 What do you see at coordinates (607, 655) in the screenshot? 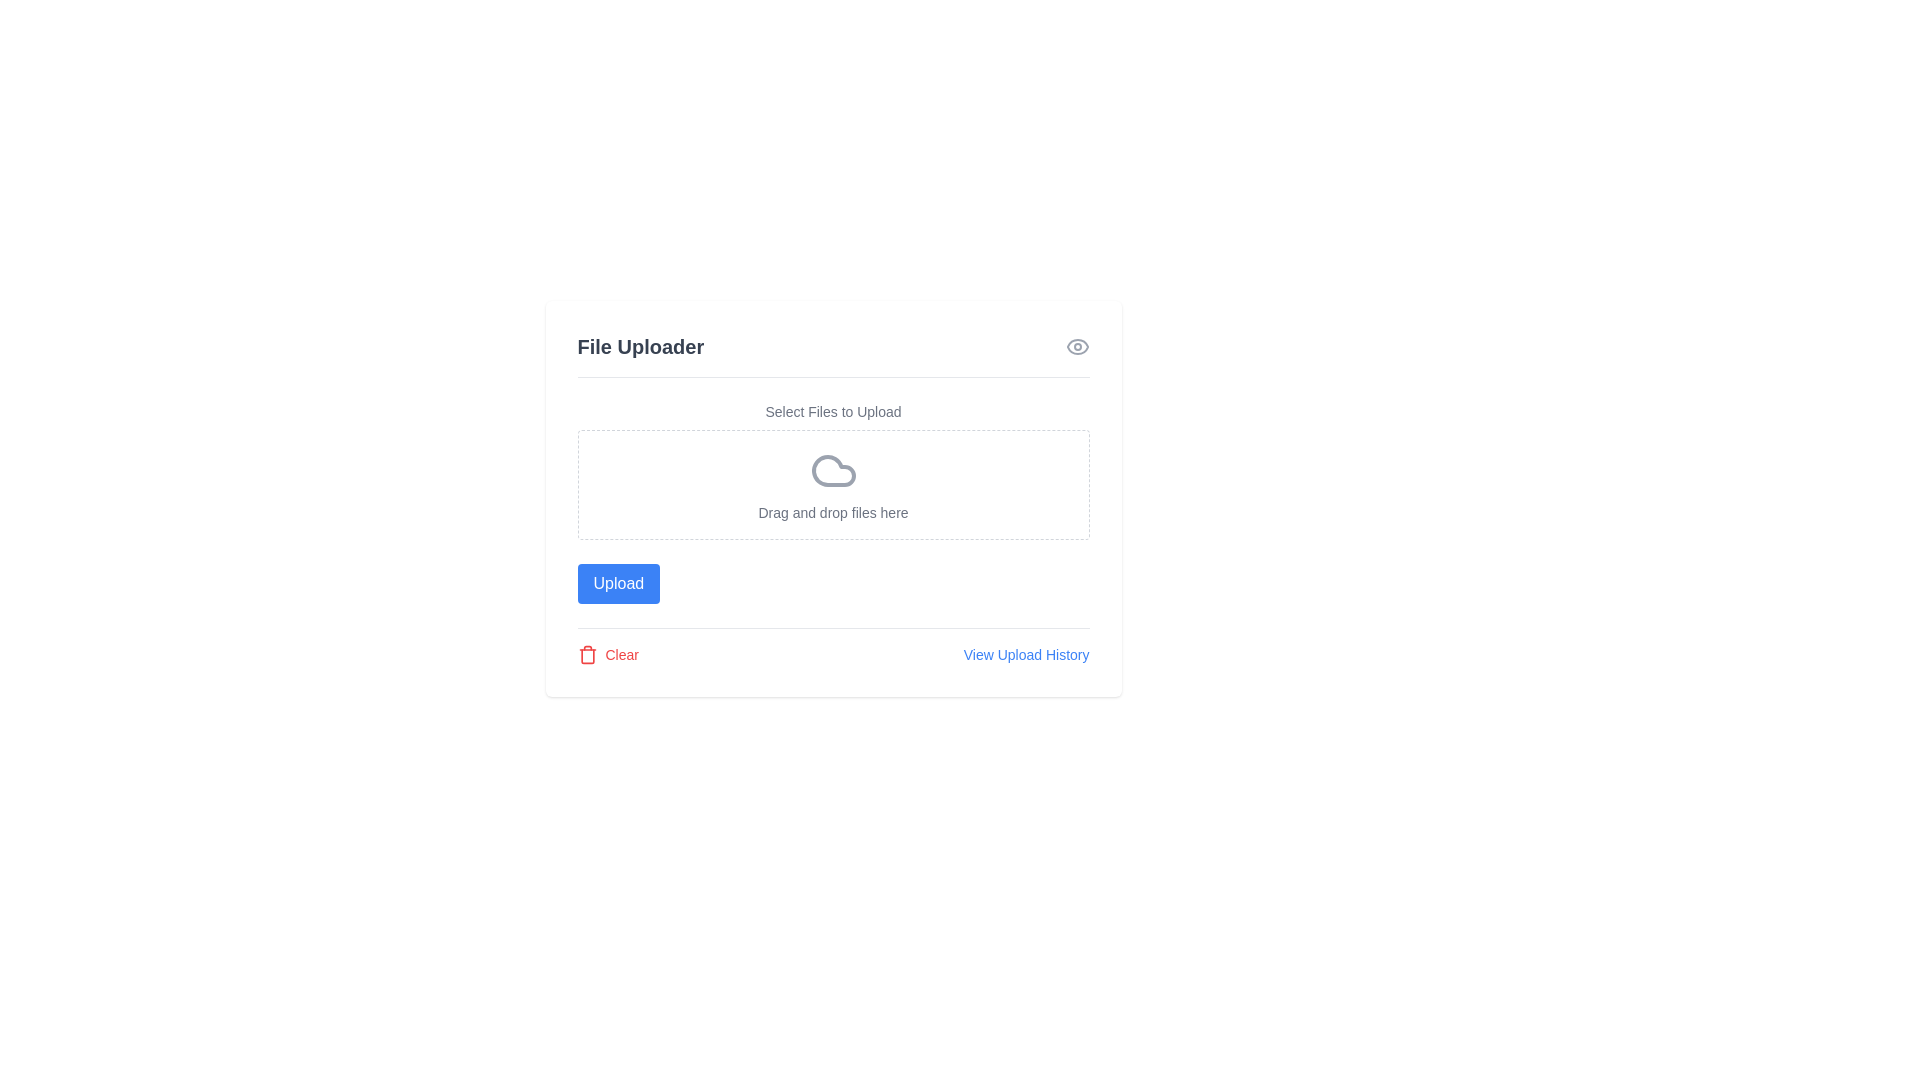
I see `the 'Clear' button, which is styled in red and includes a trash can icon, located towards the bottom left corner of the upload functionalities box` at bounding box center [607, 655].